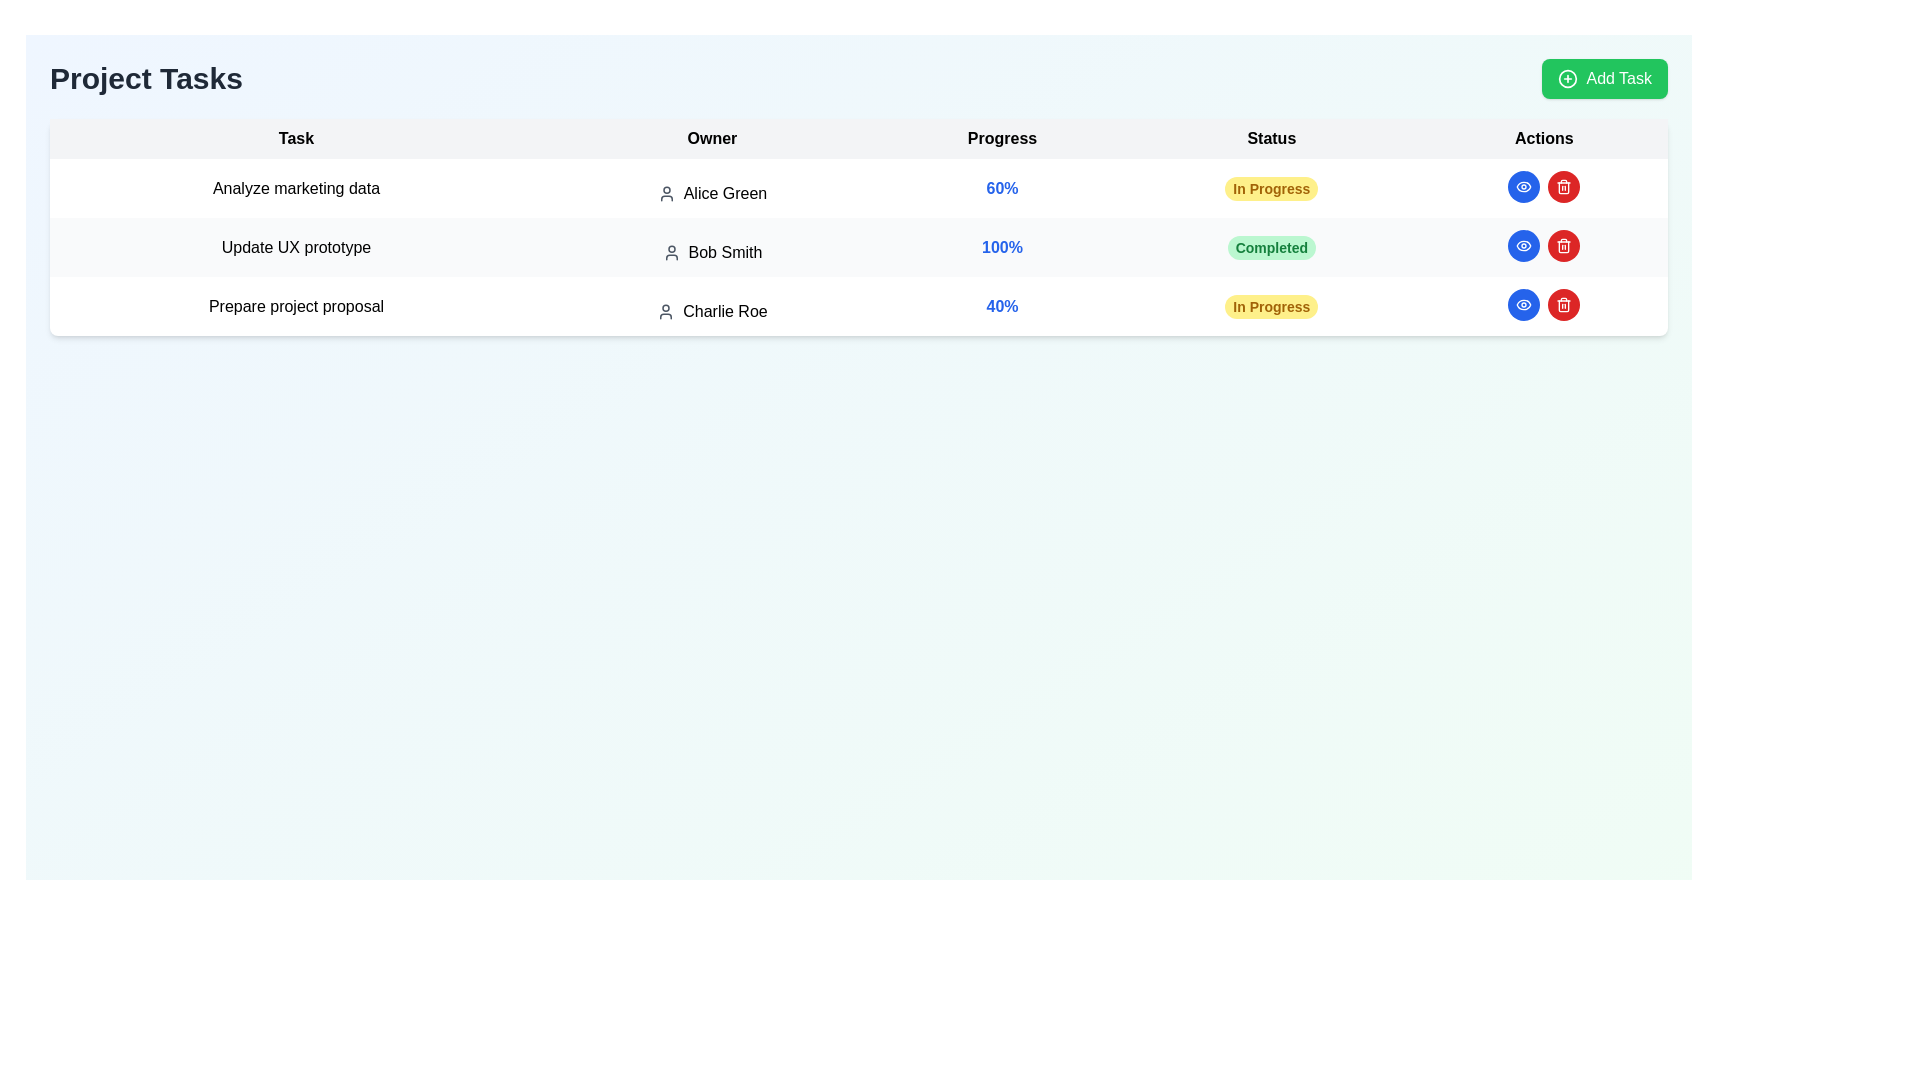  Describe the element at coordinates (712, 312) in the screenshot. I see `the Text with Icon indicating the owner responsible for the task 'Prepare project proposal' in the second item of the 'Owner' column in the third row of the table` at that location.